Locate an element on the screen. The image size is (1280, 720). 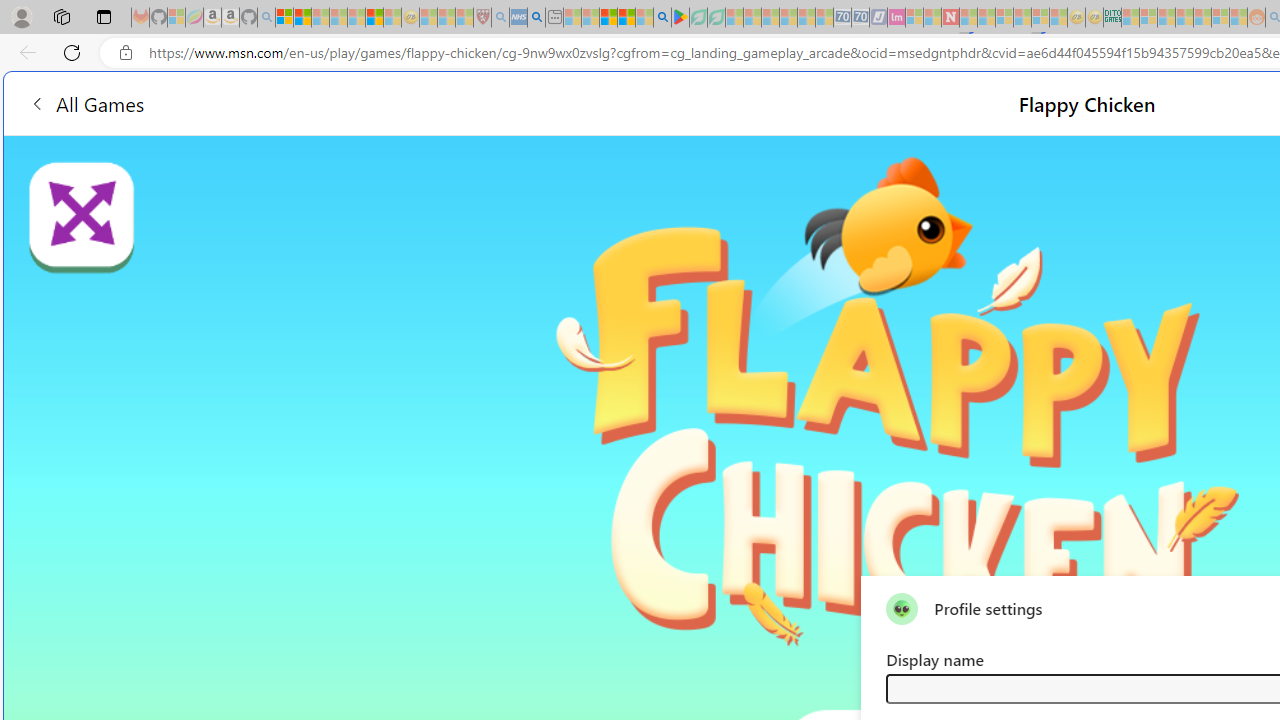
'Bluey: Let' is located at coordinates (680, 17).